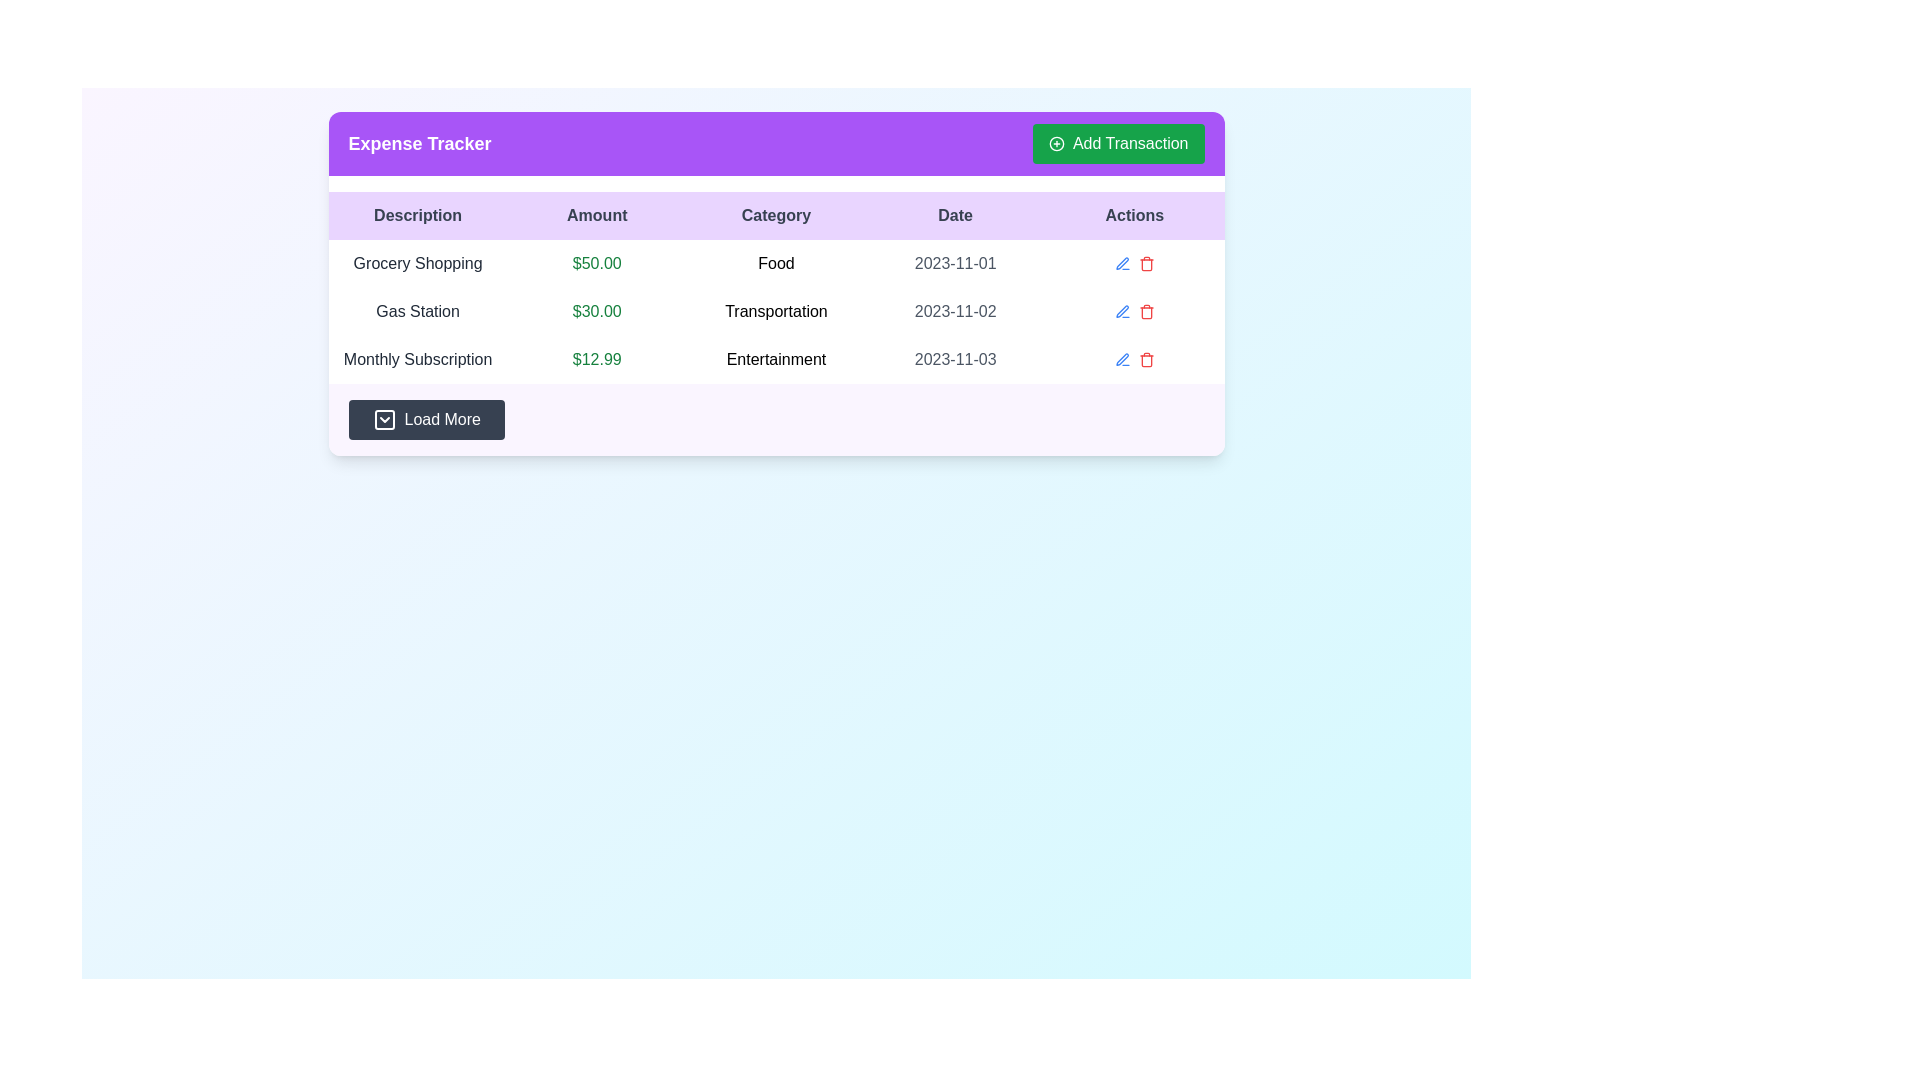 Image resolution: width=1920 pixels, height=1080 pixels. I want to click on the vertical rectangular trash can icon in the 'Actions' column for 'Food' on '2023-11-01', so click(1146, 264).